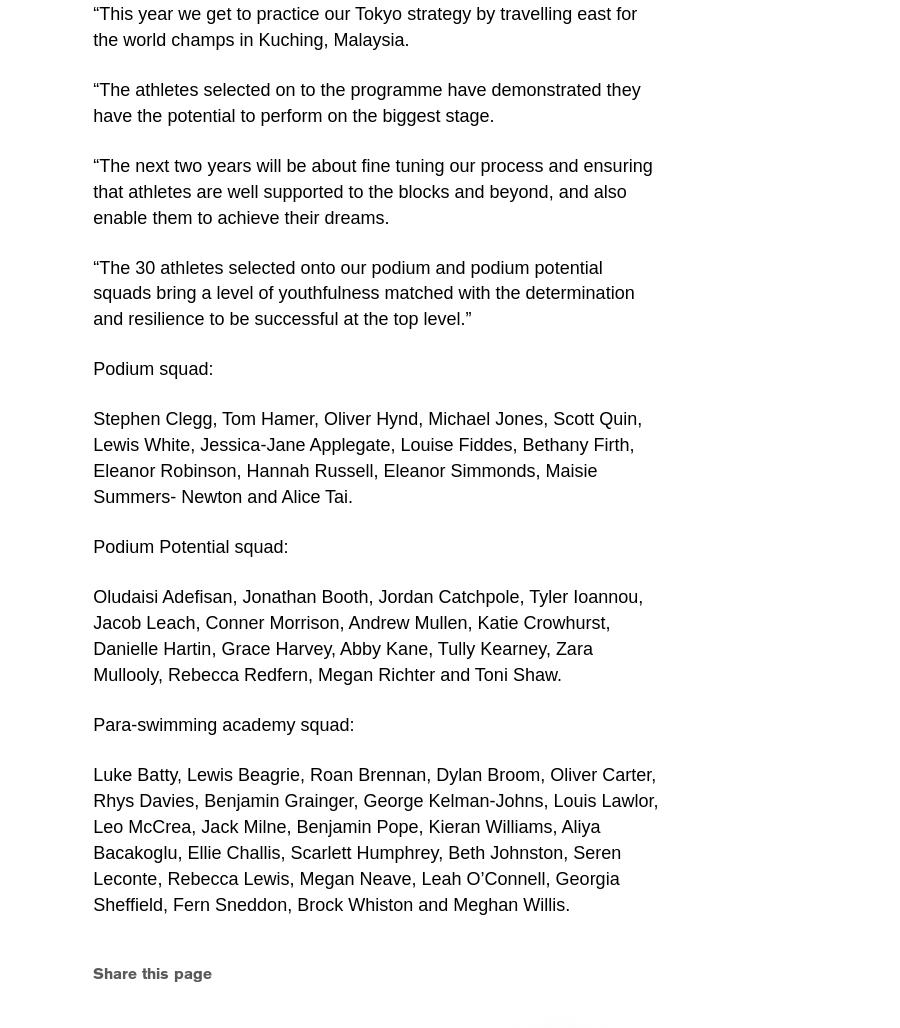 This screenshot has width=900, height=1028. Describe the element at coordinates (367, 456) in the screenshot. I see `'Stephen Clegg, Tom Hamer, Oliver Hynd, Michael Jones, Scott Quin, Lewis White, Jessica-Jane Applegate, Louise Fiddes, Bethany Firth, Eleanor Robinson, Hannah Russell, Eleanor Simmonds, Maisie Summers- Newton and Alice Tai.'` at that location.